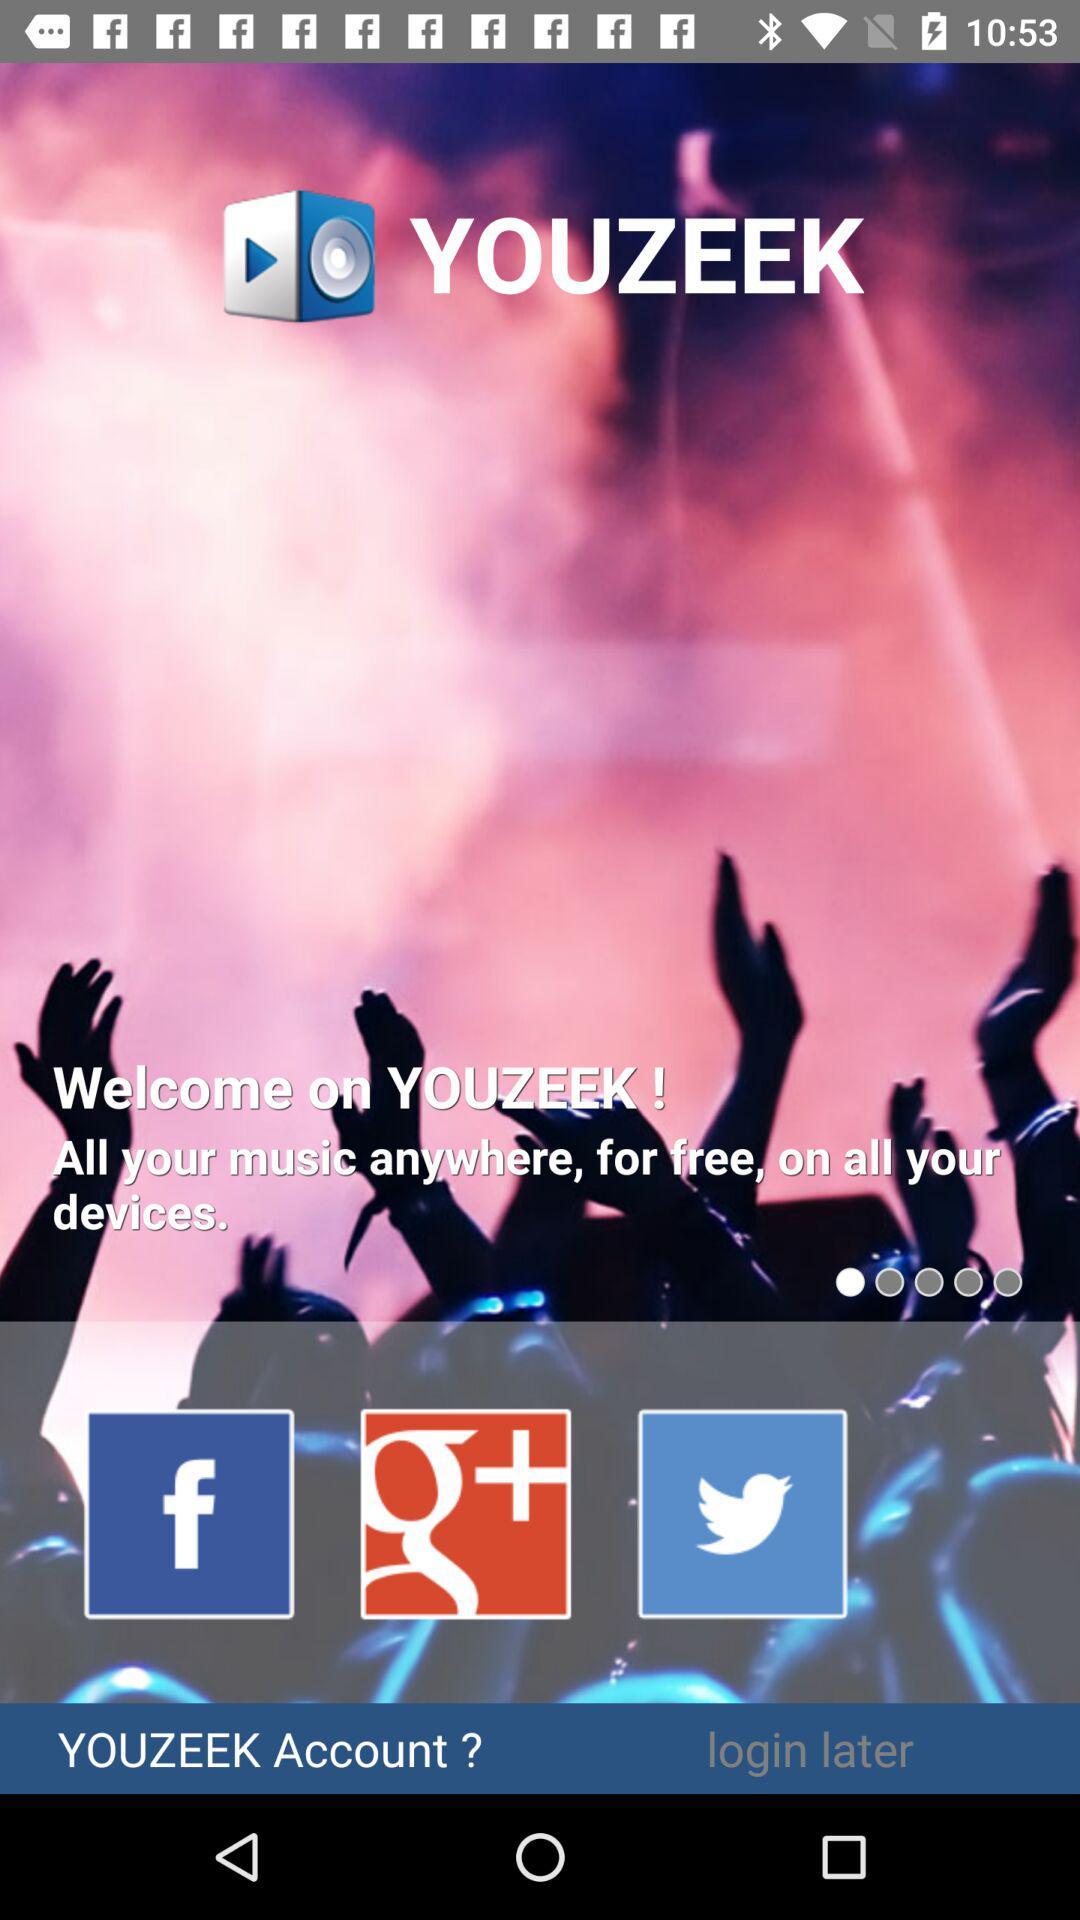  Describe the element at coordinates (467, 1512) in the screenshot. I see `sign in with google+` at that location.